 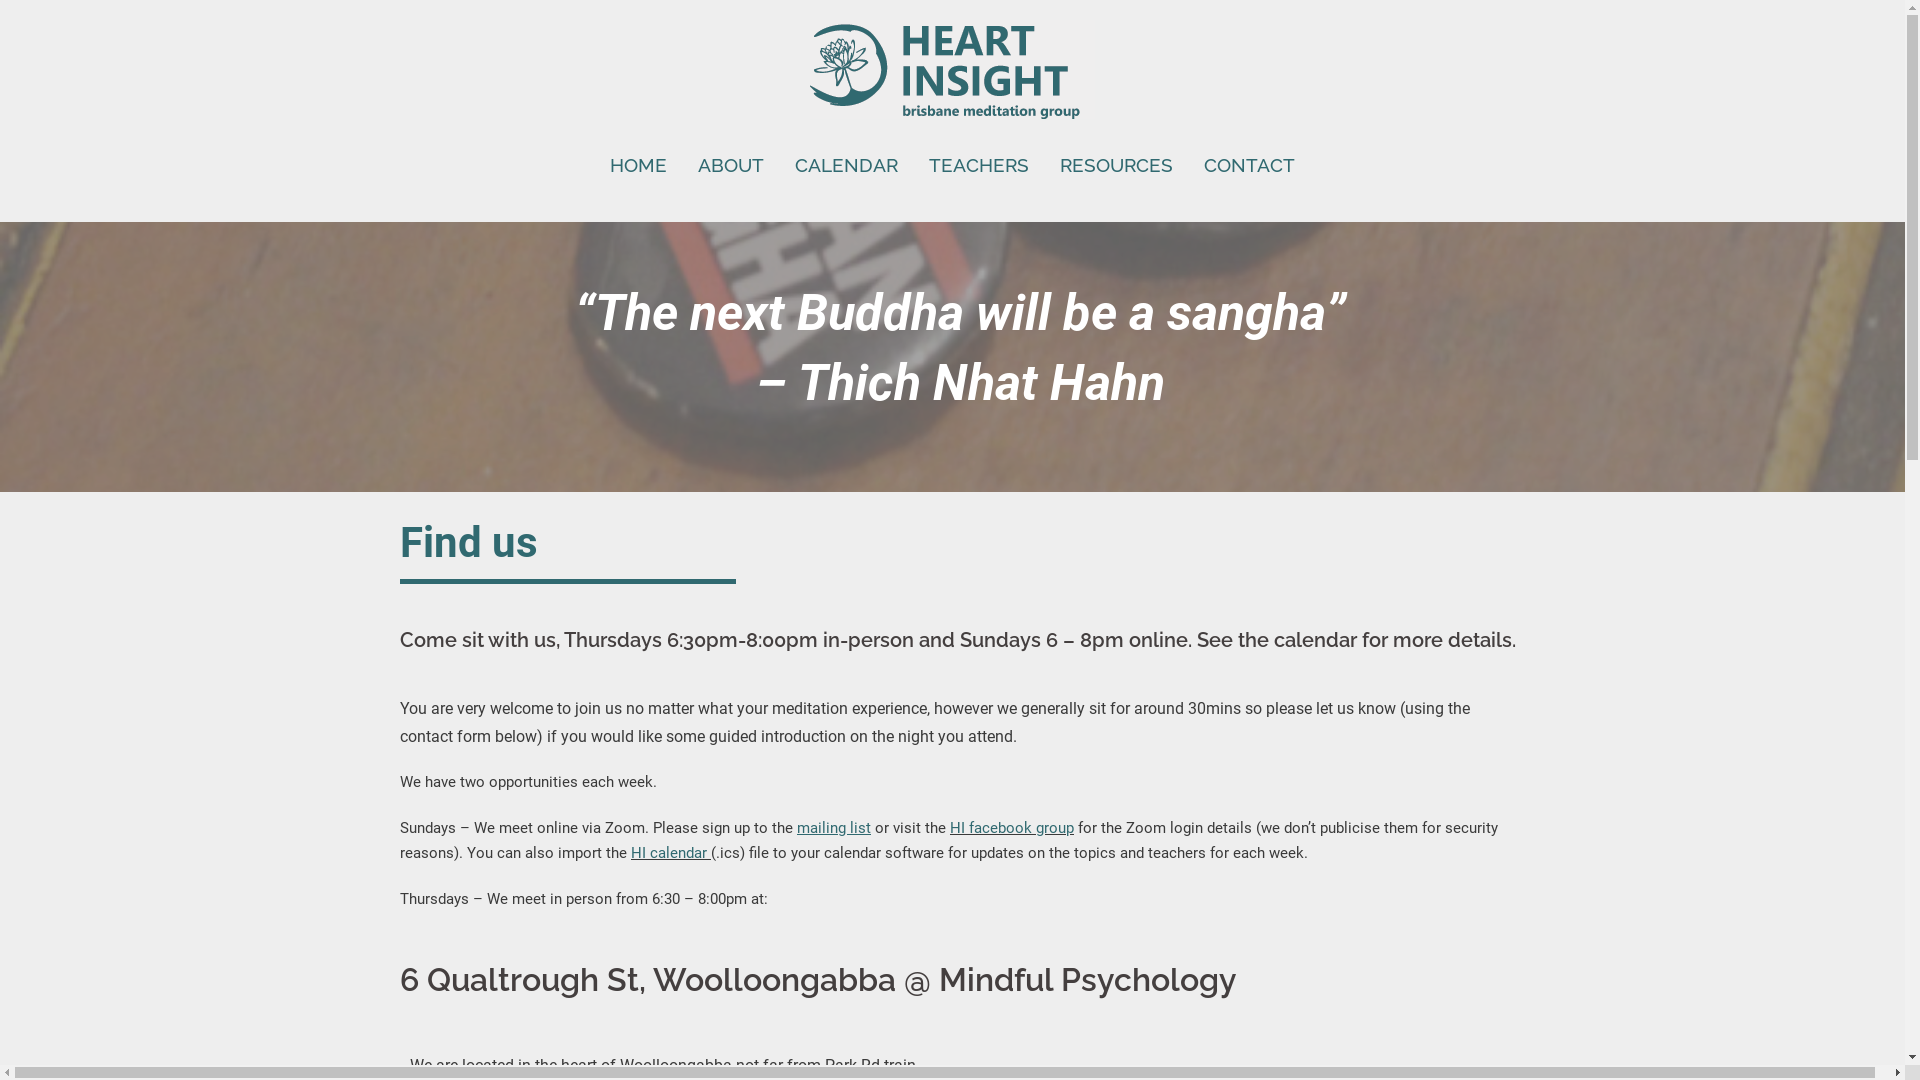 What do you see at coordinates (951, 73) in the screenshot?
I see `'Heart Insight'` at bounding box center [951, 73].